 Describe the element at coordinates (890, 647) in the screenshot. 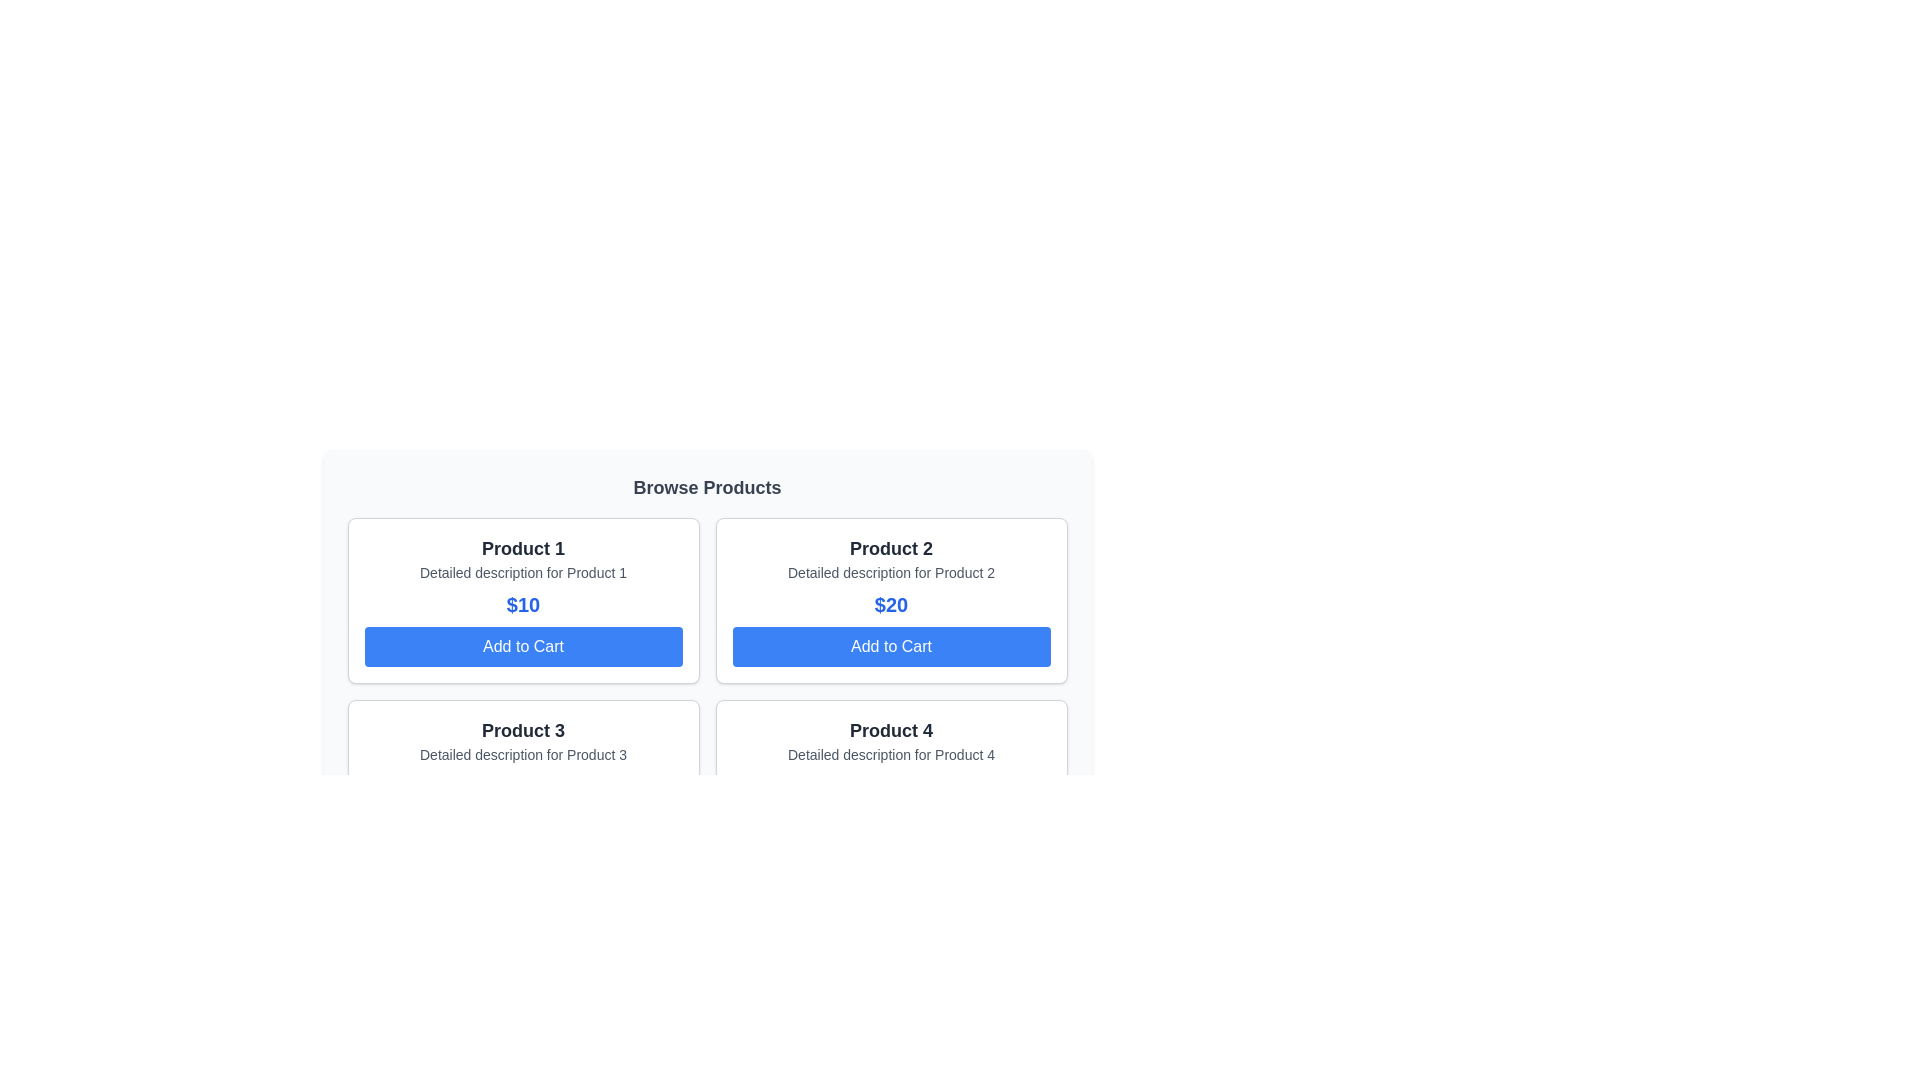

I see `the 'Add to Cart' button for 'Product 2' located at the bottom of the second column in the first row of the product card grid` at that location.